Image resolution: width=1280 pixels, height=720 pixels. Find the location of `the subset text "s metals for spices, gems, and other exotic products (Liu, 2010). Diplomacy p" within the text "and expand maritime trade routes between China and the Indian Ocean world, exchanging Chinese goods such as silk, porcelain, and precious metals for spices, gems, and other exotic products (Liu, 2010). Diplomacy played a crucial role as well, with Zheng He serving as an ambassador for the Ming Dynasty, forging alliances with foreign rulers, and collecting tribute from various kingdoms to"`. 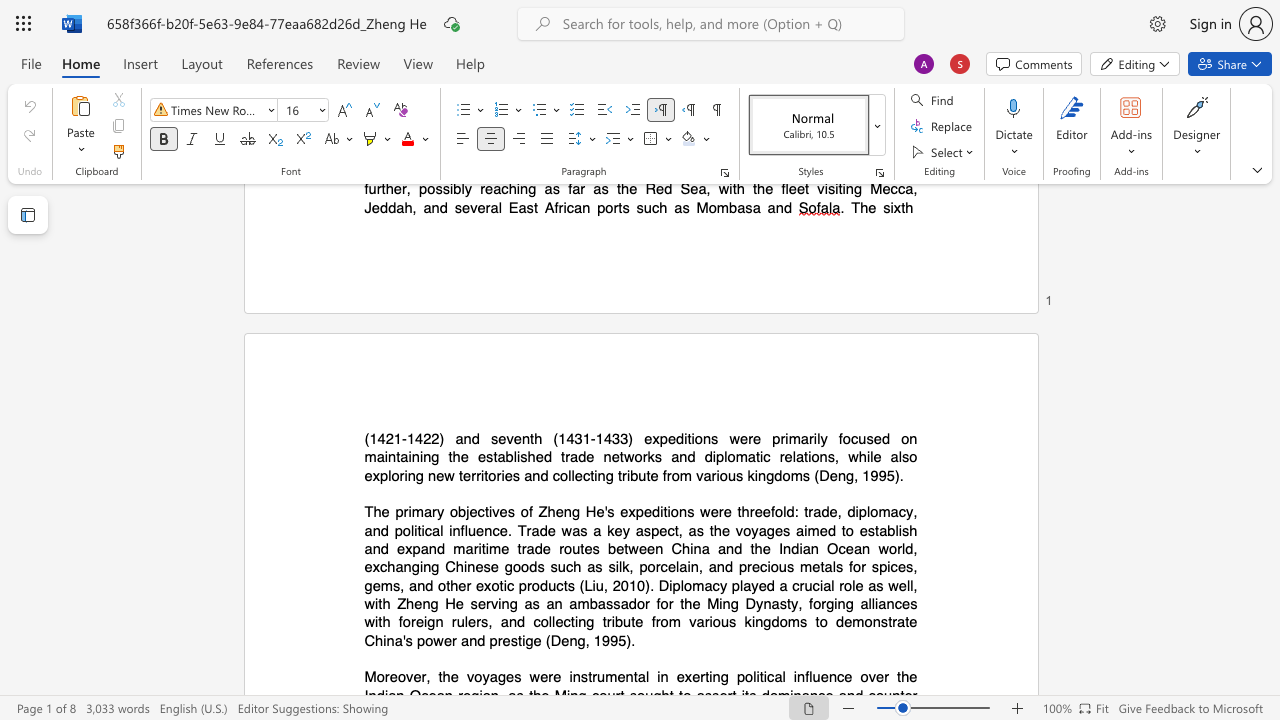

the subset text "s metals for spices, gems, and other exotic products (Liu, 2010). Diplomacy p" within the text "and expand maritime trade routes between China and the Indian Ocean world, exchanging Chinese goods such as silk, porcelain, and precious metals for spices, gems, and other exotic products (Liu, 2010). Diplomacy played a crucial role as well, with Zheng He serving as an ambassador for the Ming Dynasty, forging alliances with foreign rulers, and collecting tribute from various kingdoms to" is located at coordinates (785, 567).